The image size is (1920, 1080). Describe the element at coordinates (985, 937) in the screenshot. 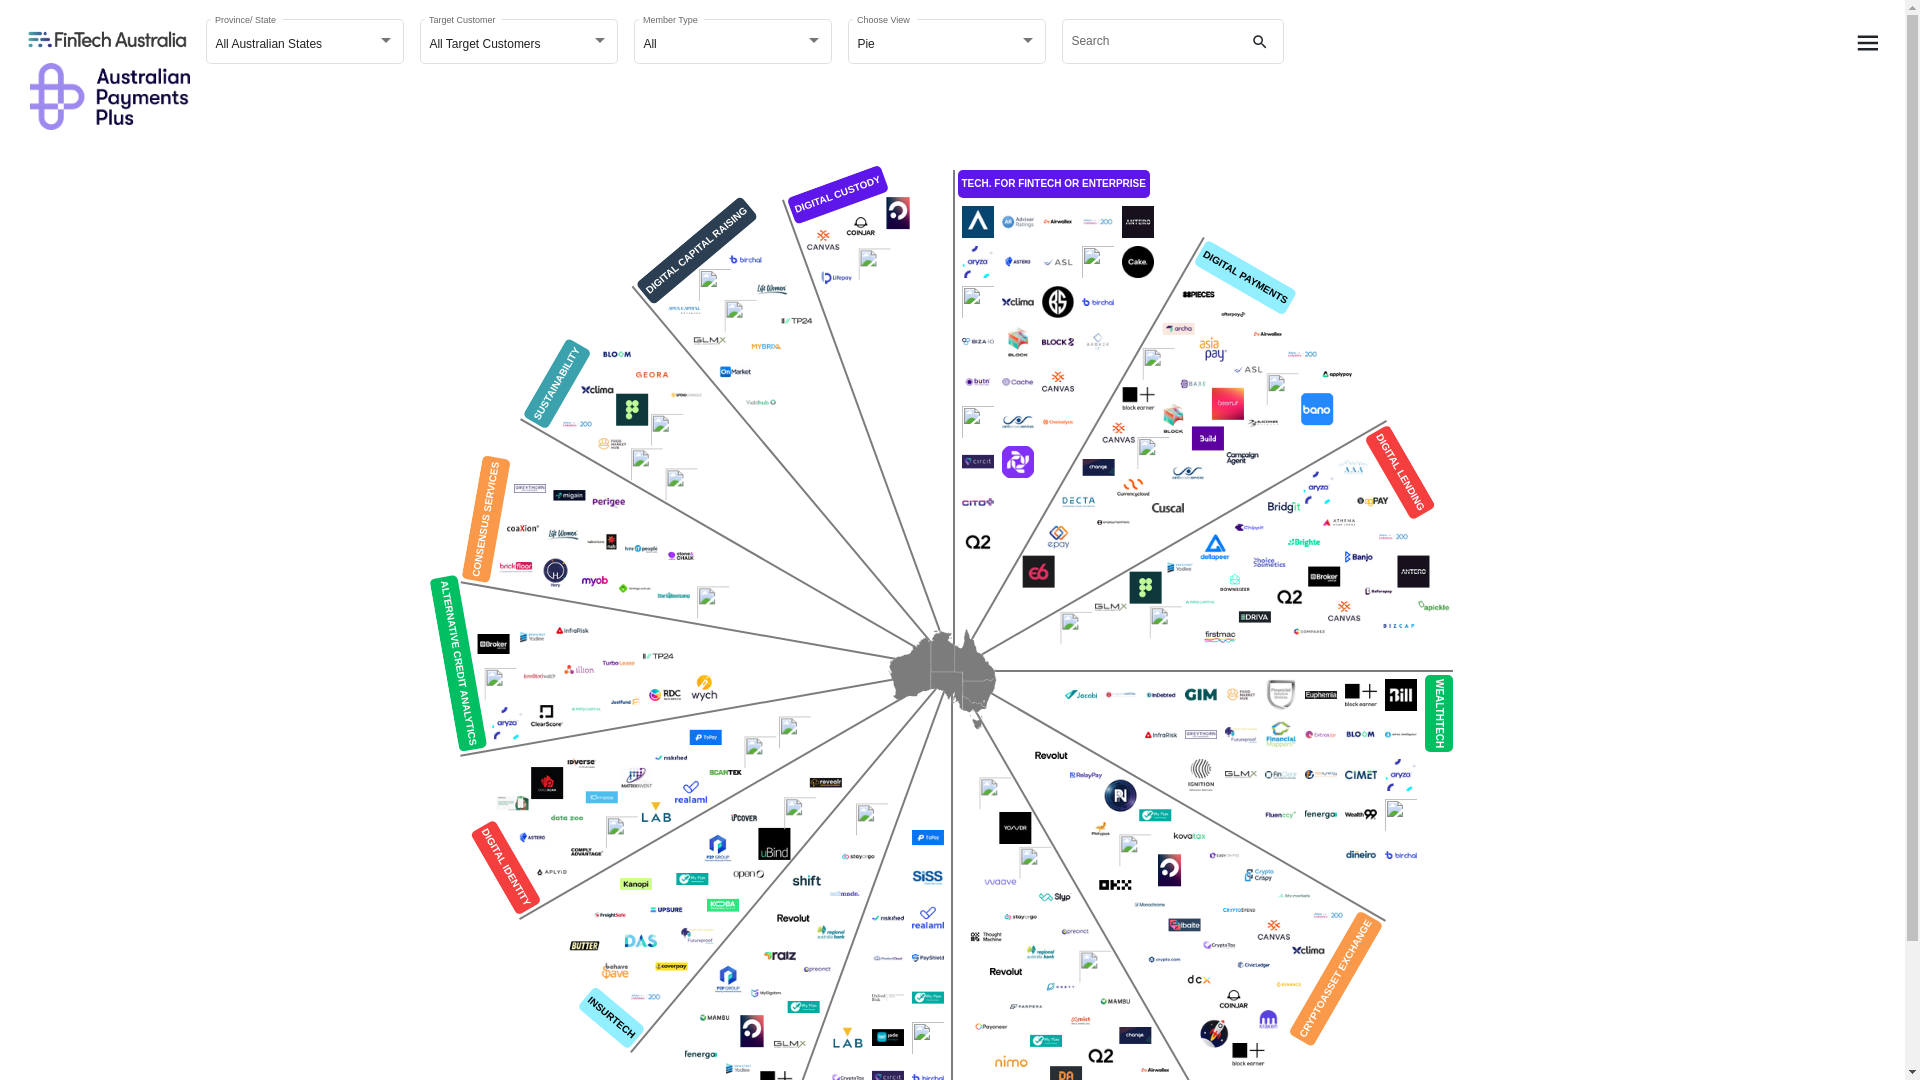

I see `'Thought Machine'` at that location.